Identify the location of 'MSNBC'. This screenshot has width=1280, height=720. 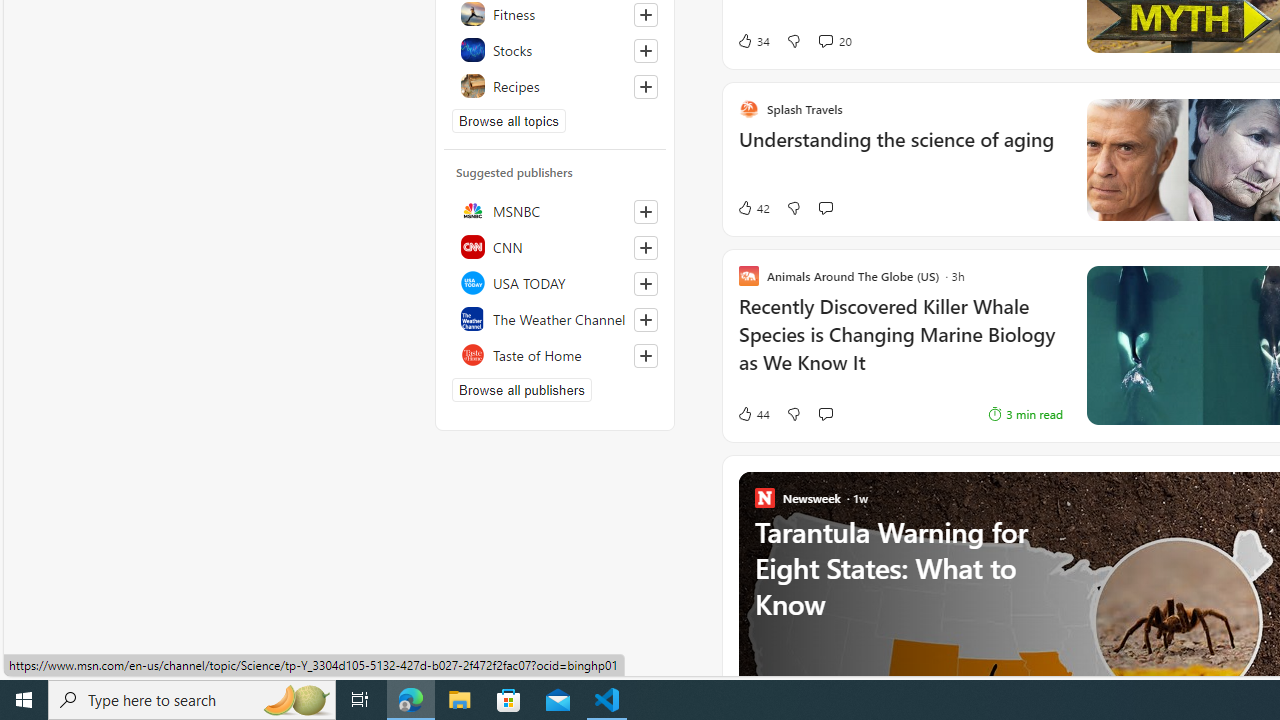
(555, 210).